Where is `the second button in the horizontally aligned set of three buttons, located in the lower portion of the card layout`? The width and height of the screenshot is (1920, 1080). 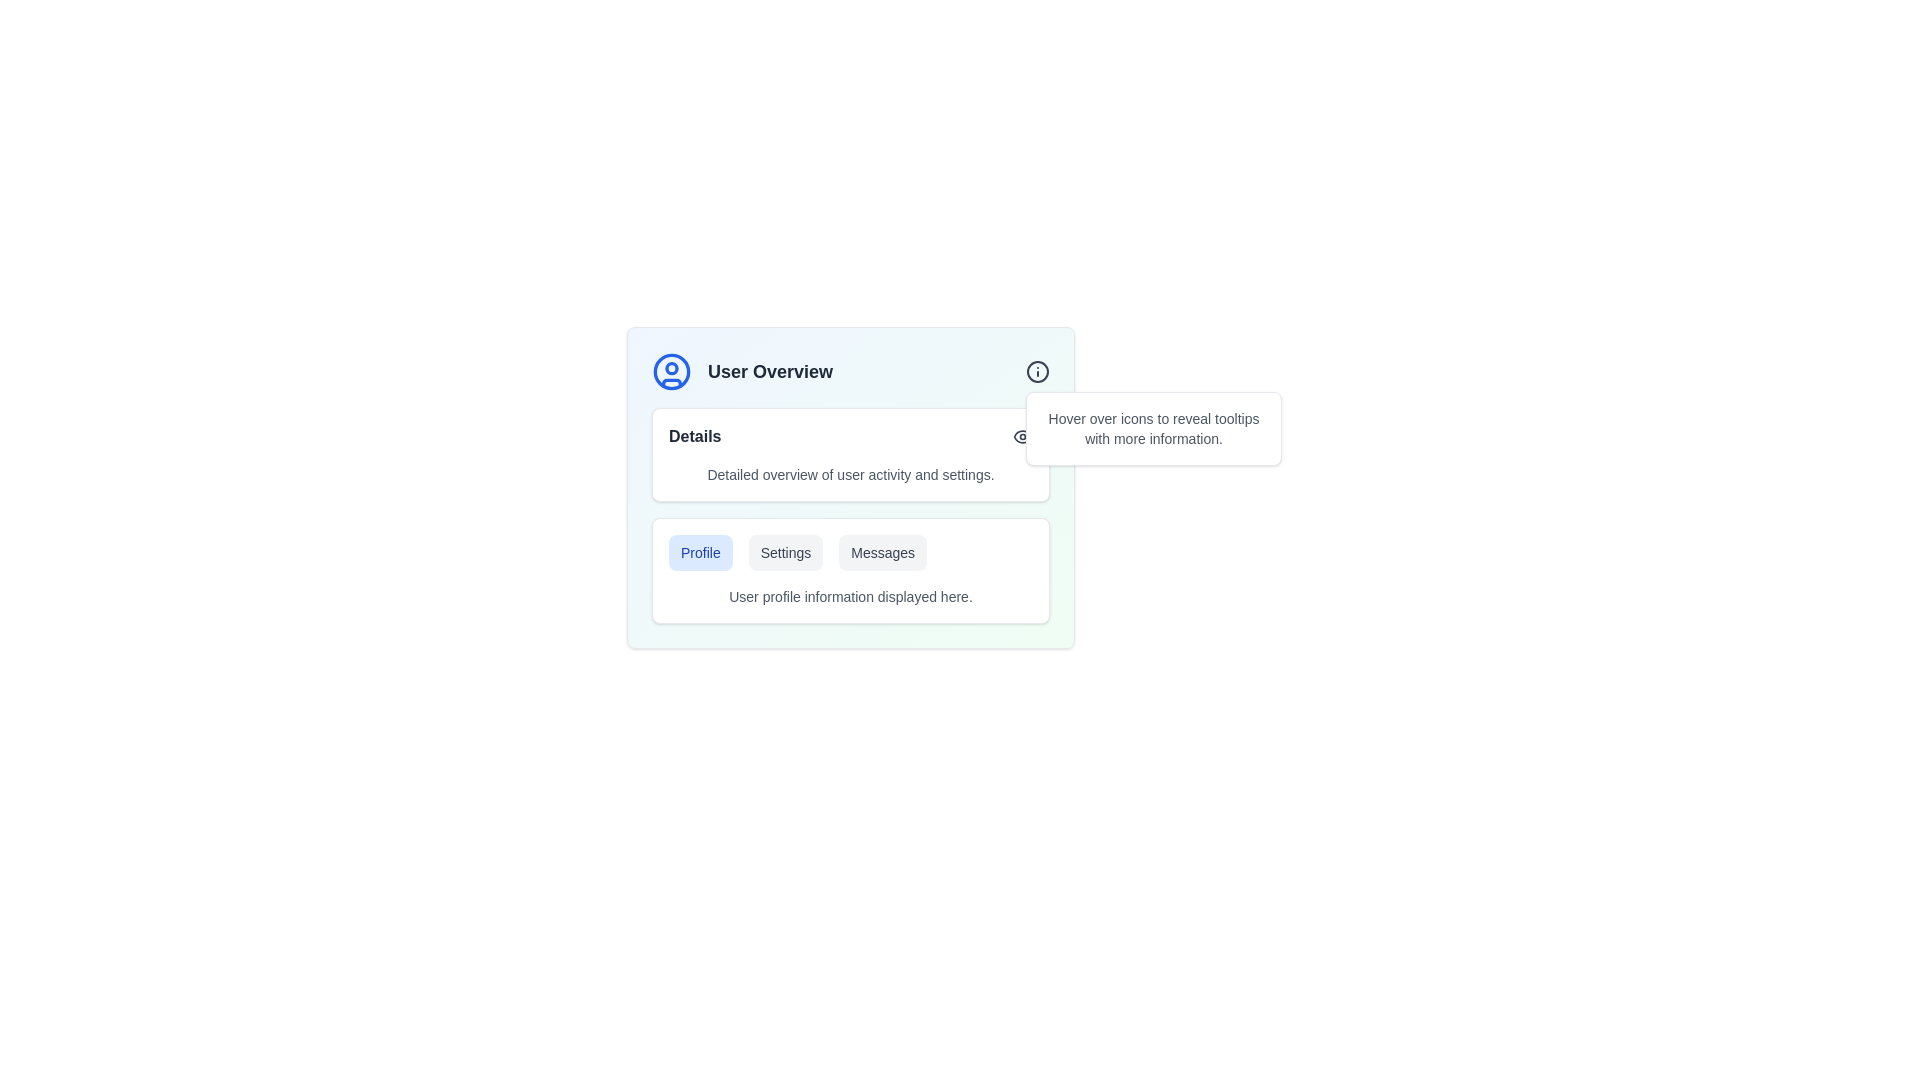
the second button in the horizontally aligned set of three buttons, located in the lower portion of the card layout is located at coordinates (785, 552).